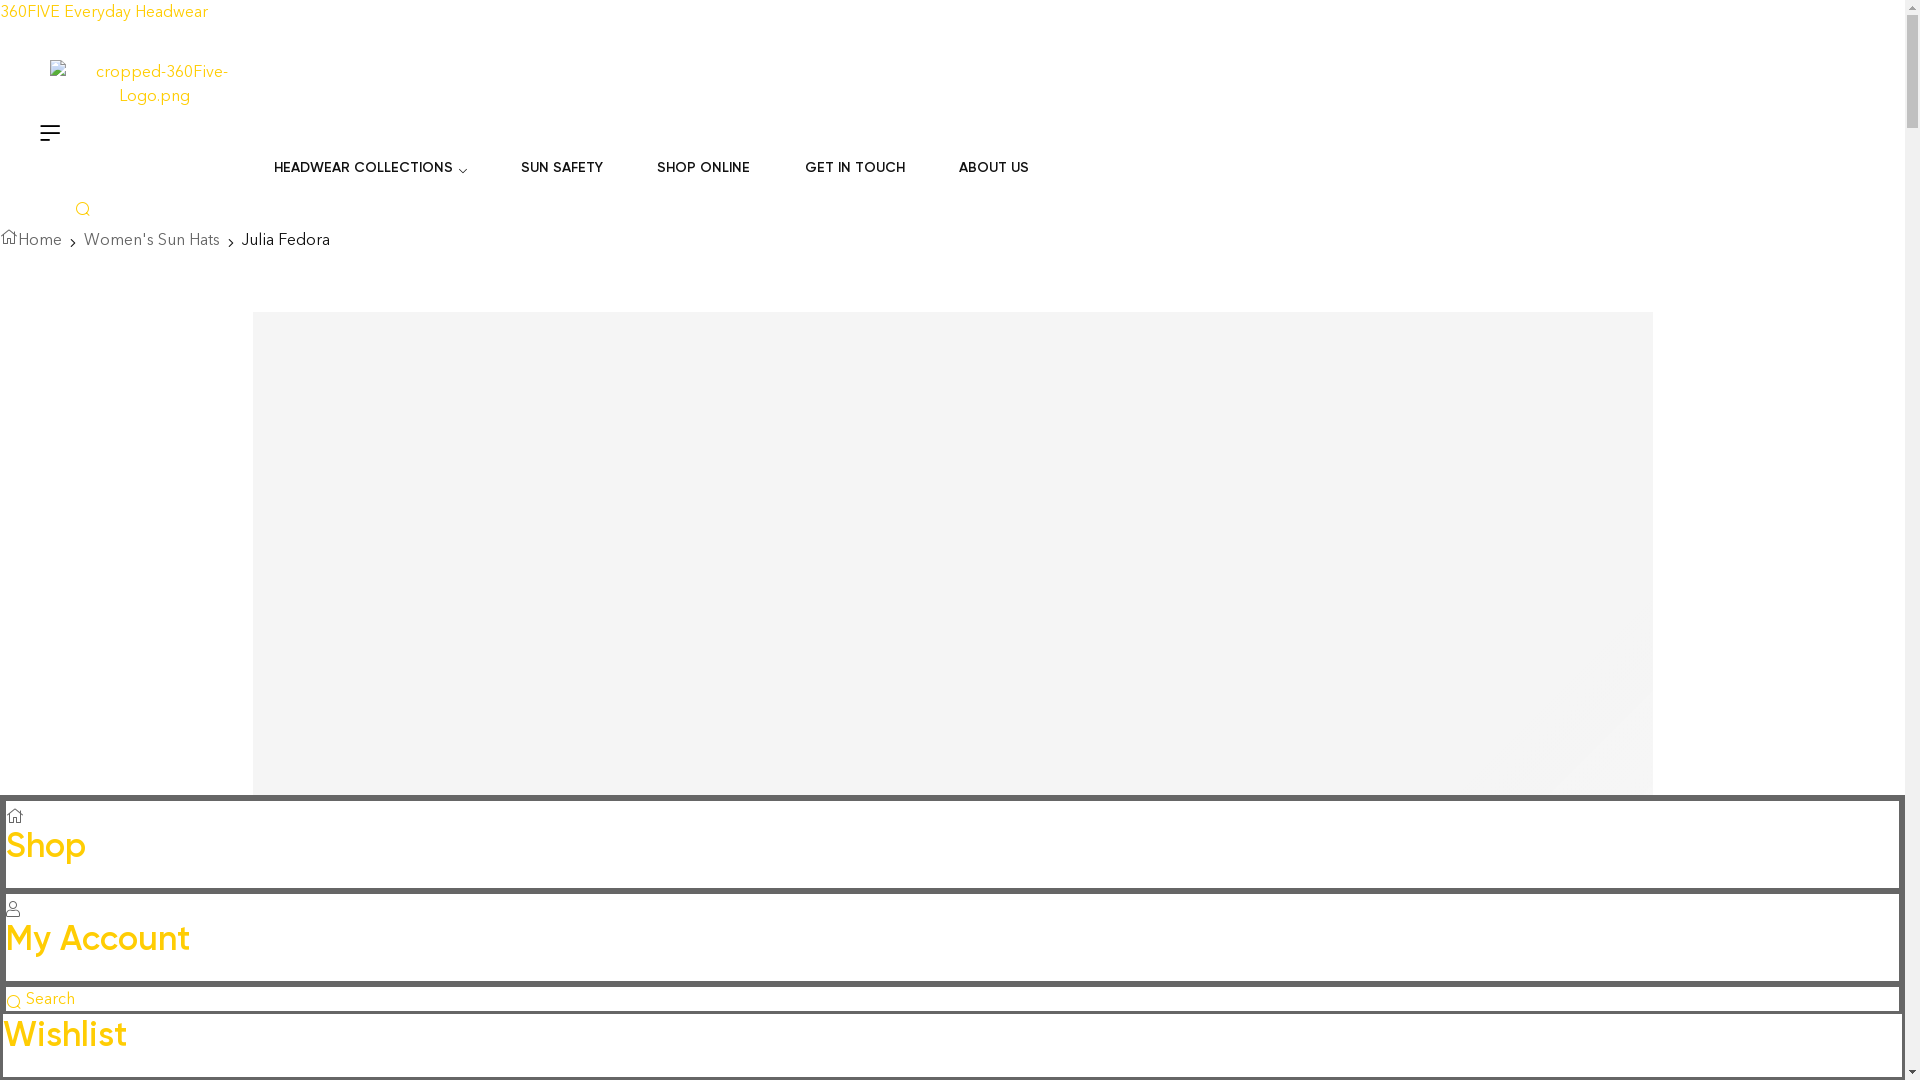  I want to click on 'SUN SAFETY', so click(560, 167).